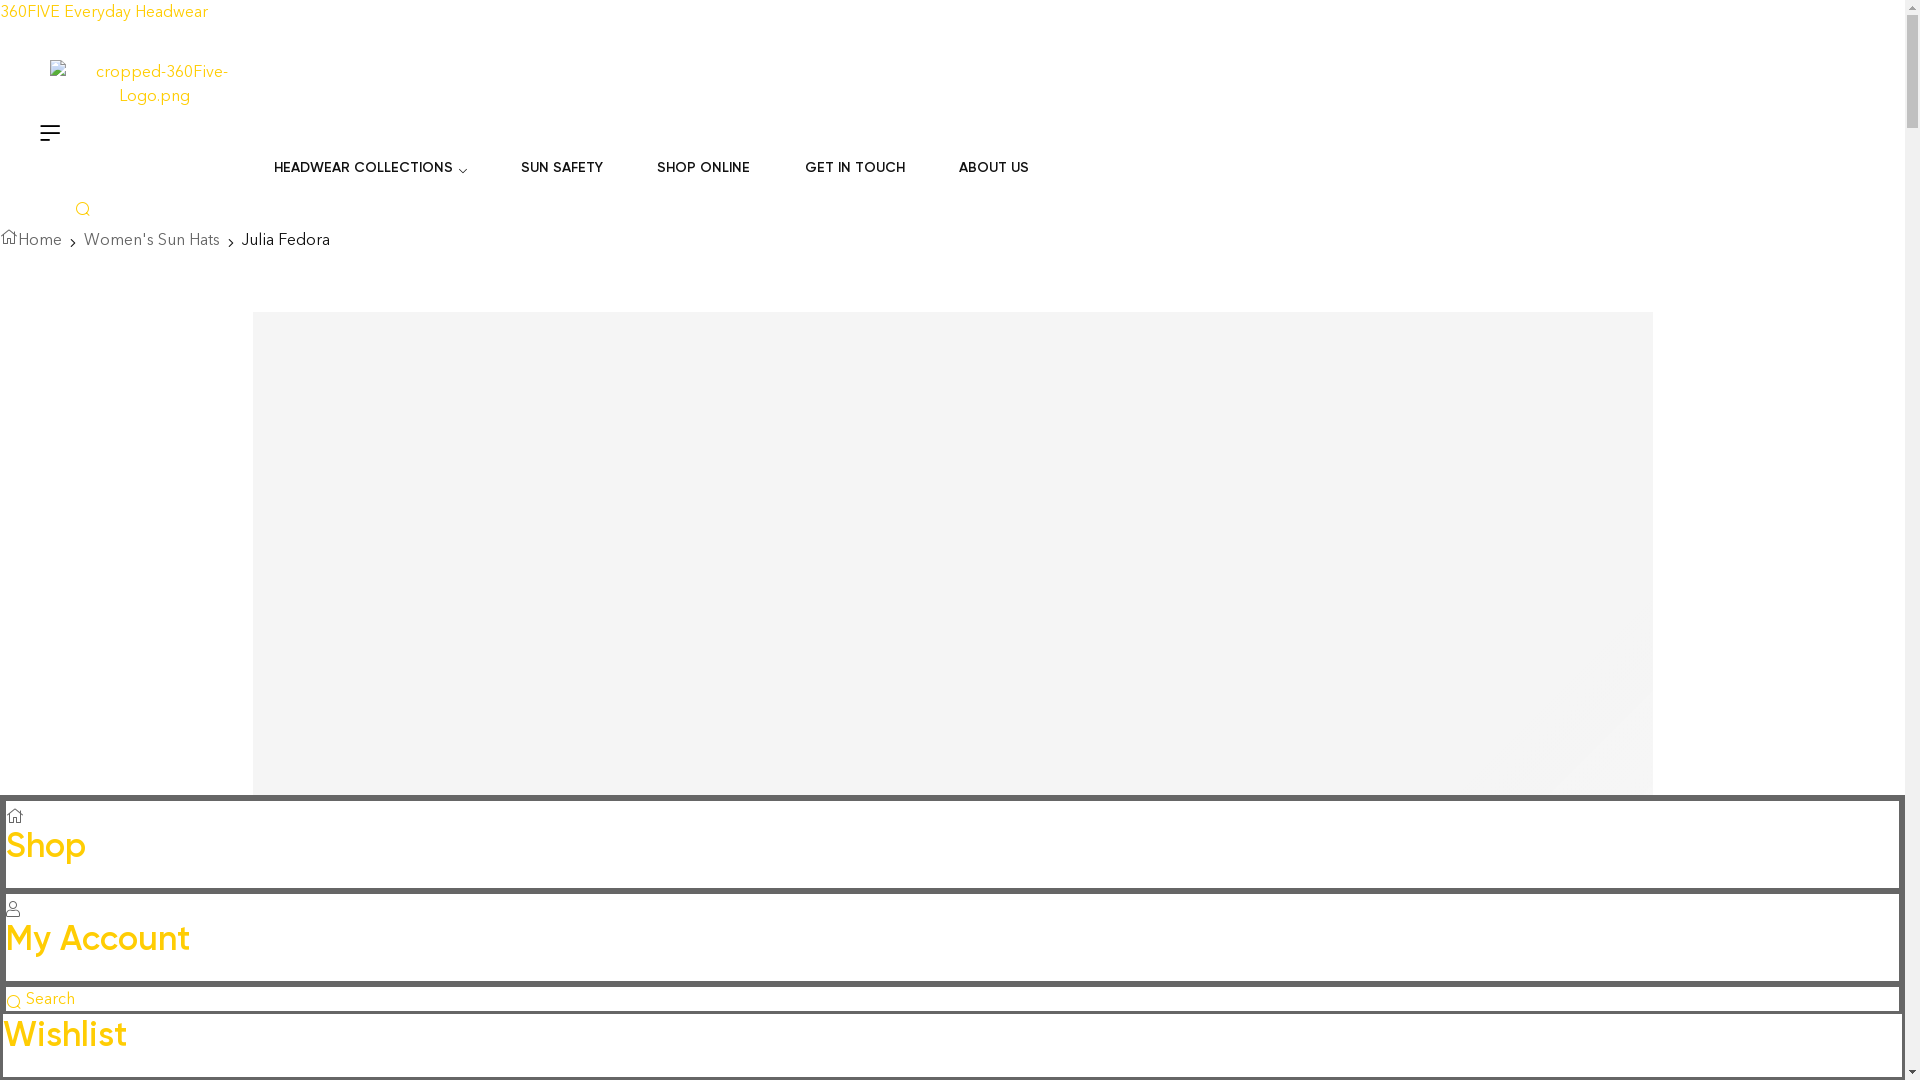  I want to click on 'SUN SAFETY', so click(560, 167).